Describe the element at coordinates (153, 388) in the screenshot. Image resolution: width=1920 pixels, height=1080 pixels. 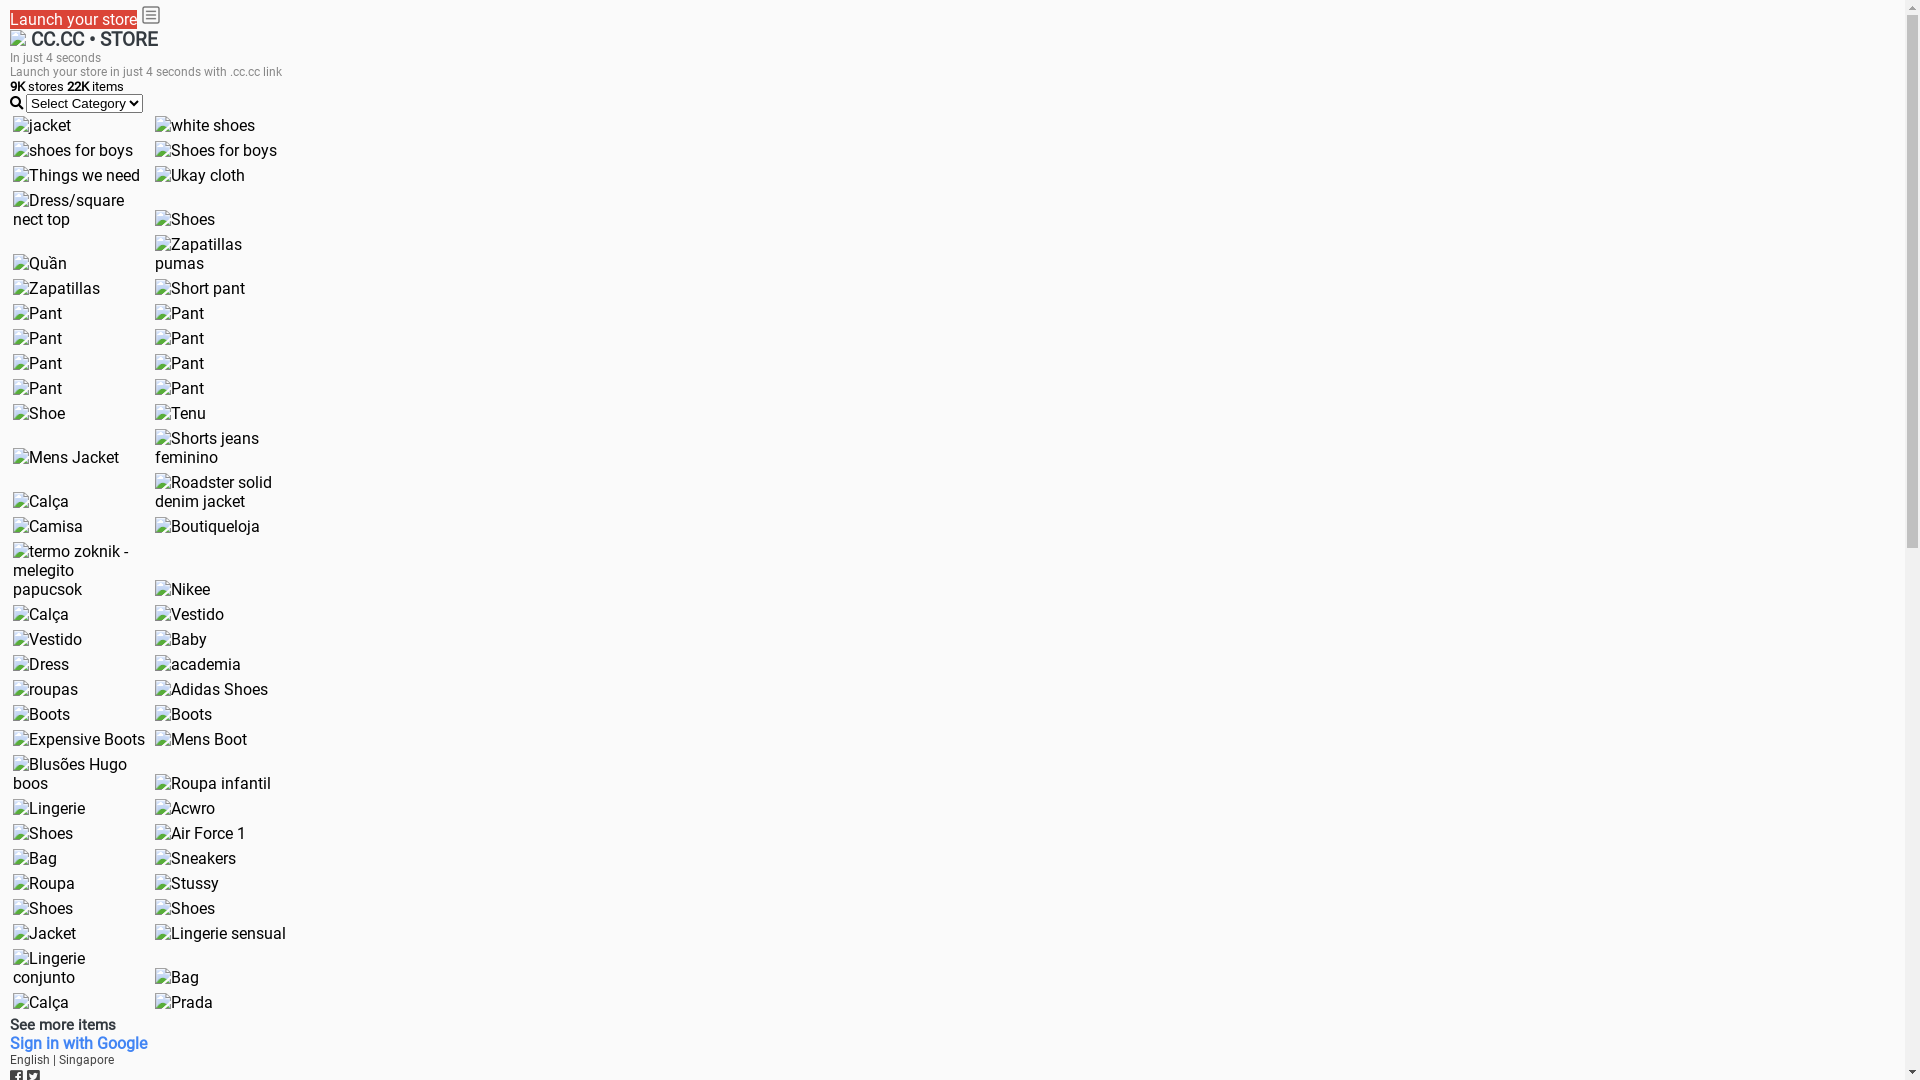
I see `'Pant'` at that location.